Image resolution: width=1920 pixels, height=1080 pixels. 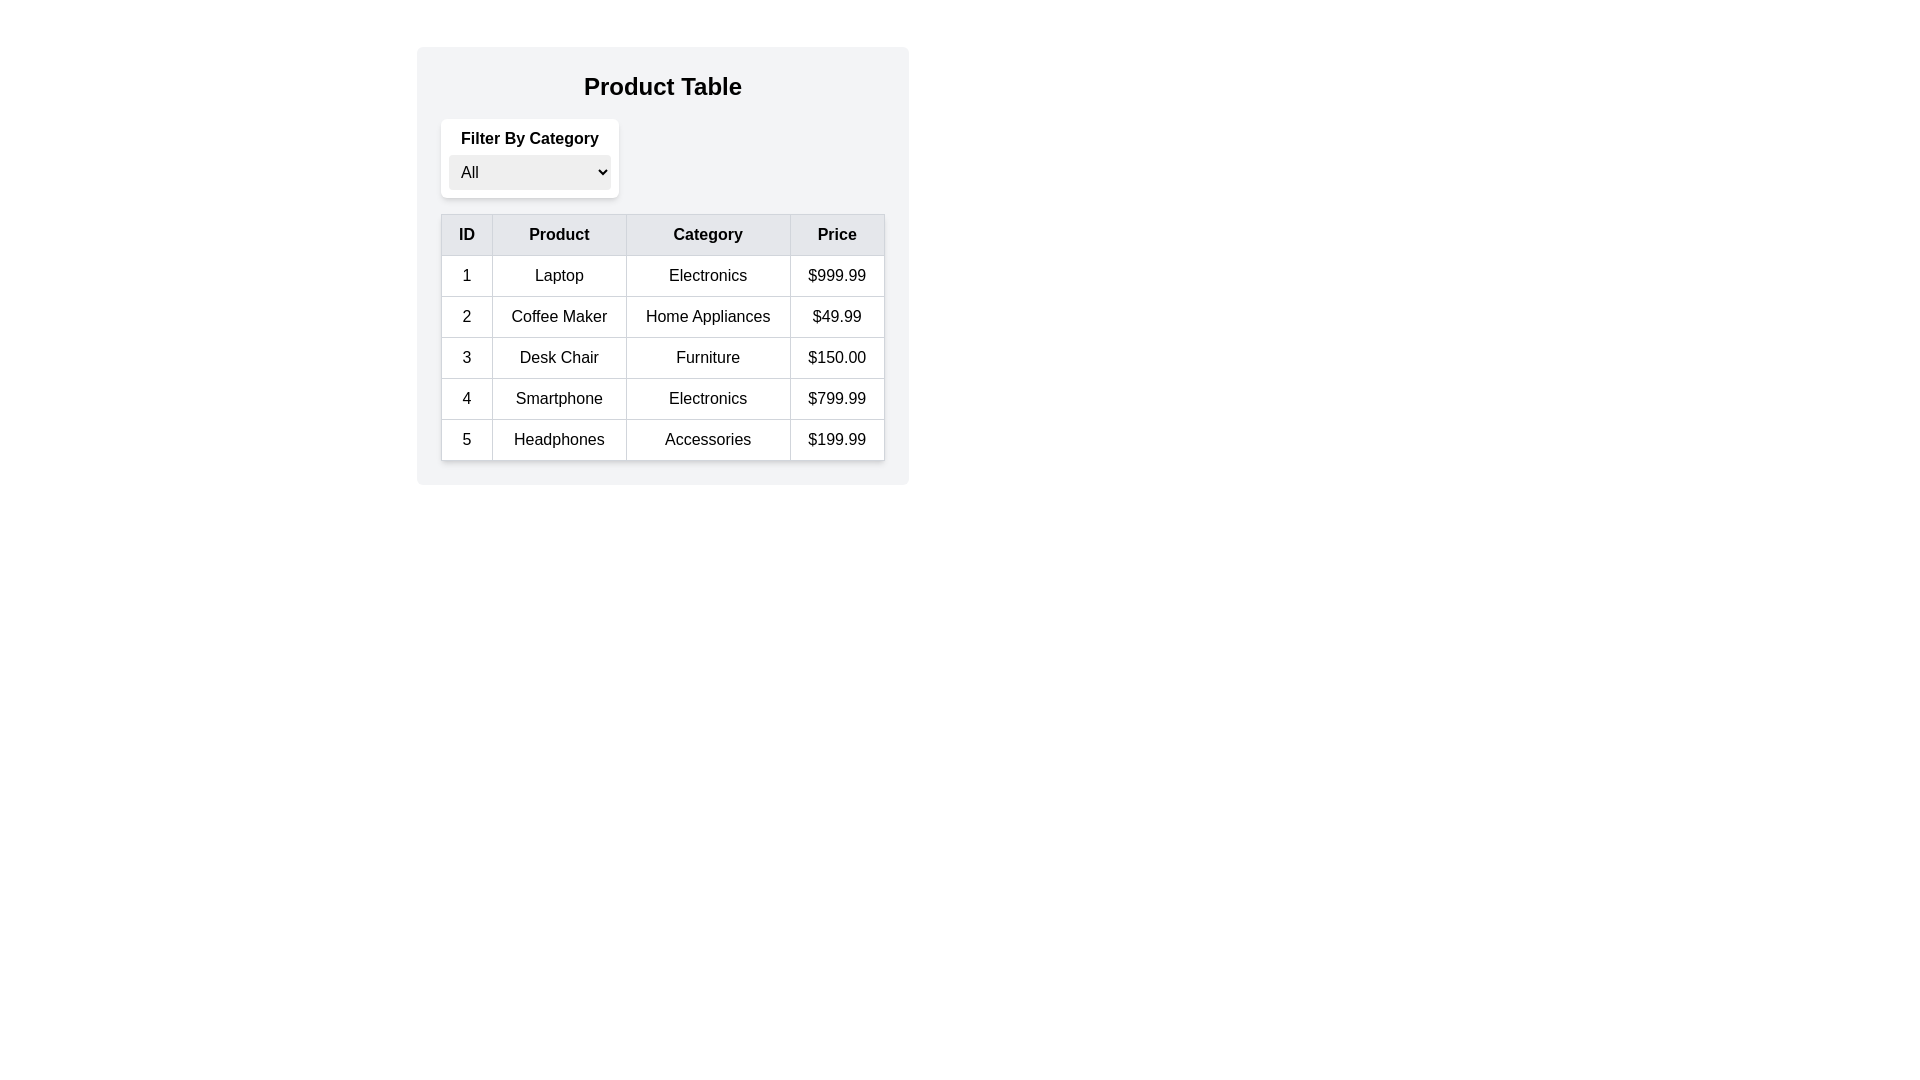 I want to click on the fourth row in the product table, which displays the product ID, name, category, and price, to focus on the row, so click(x=662, y=398).